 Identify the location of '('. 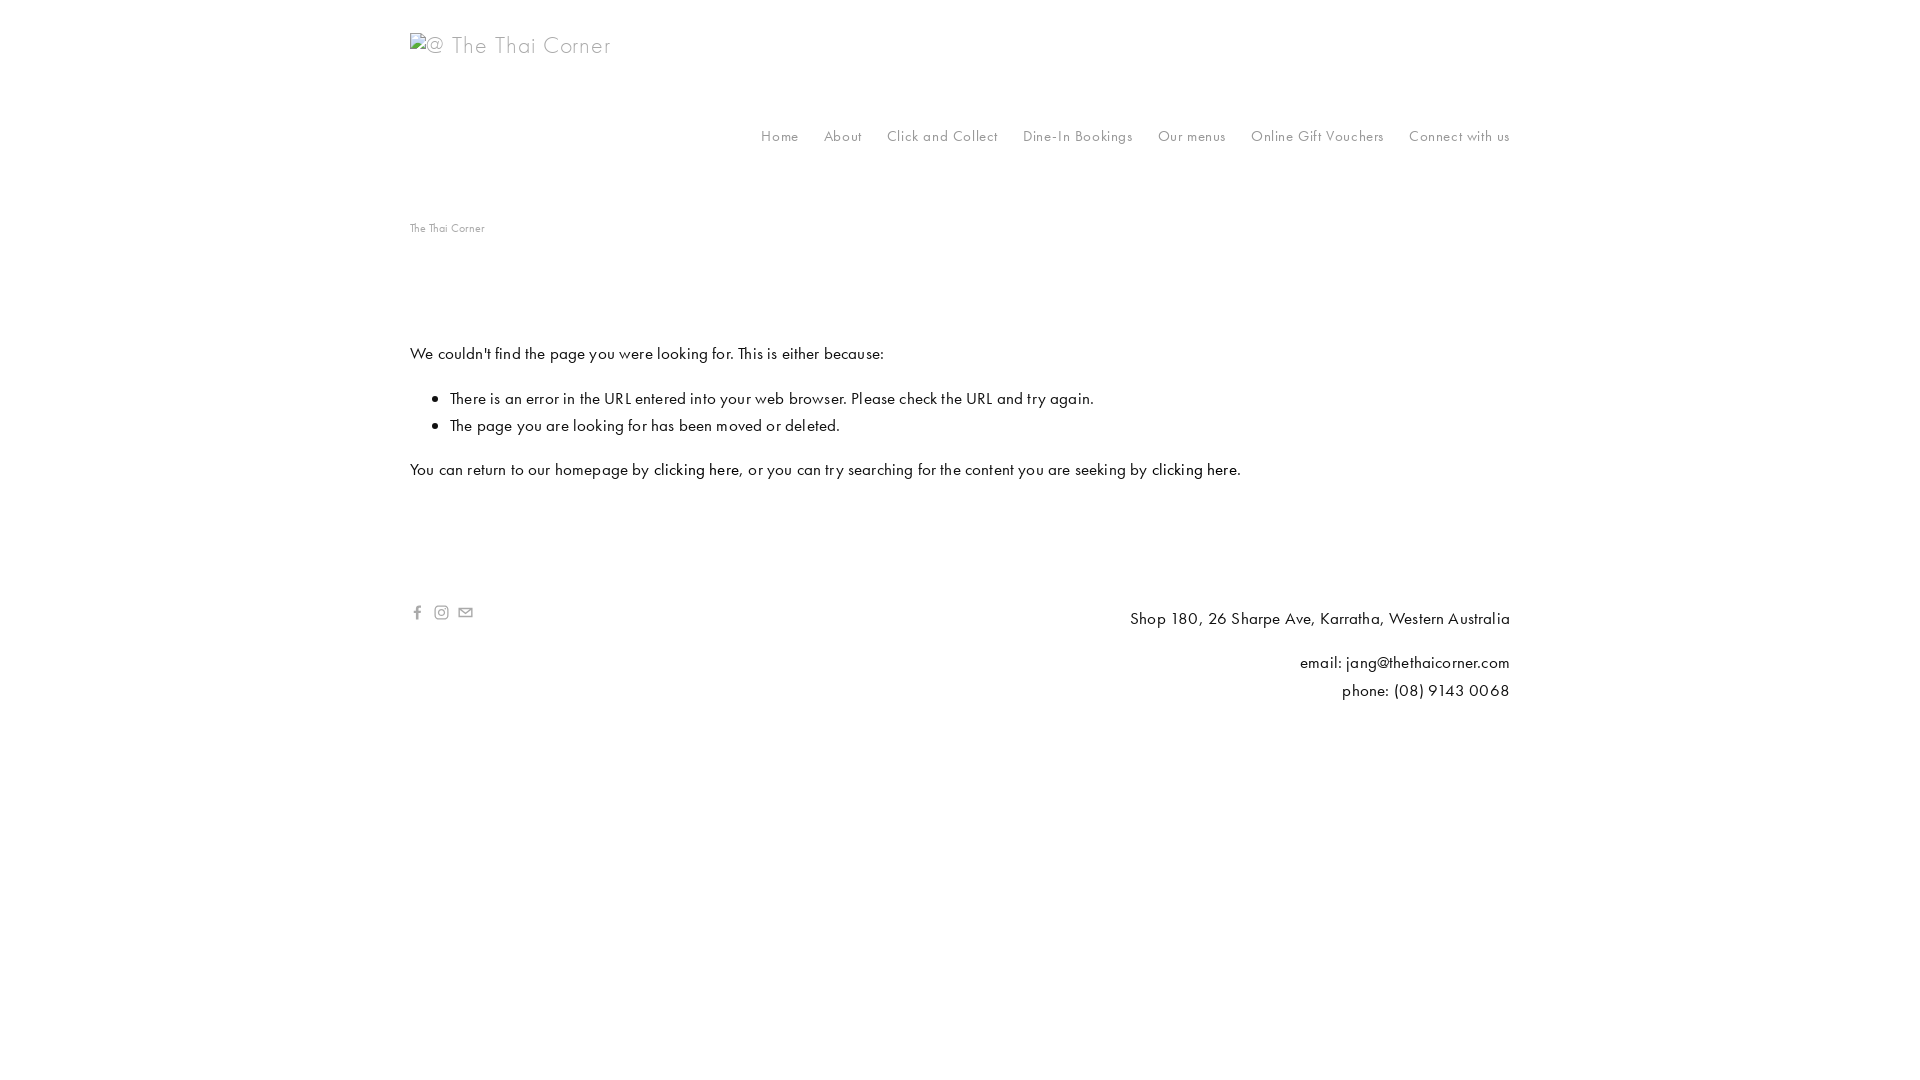
(1392, 689).